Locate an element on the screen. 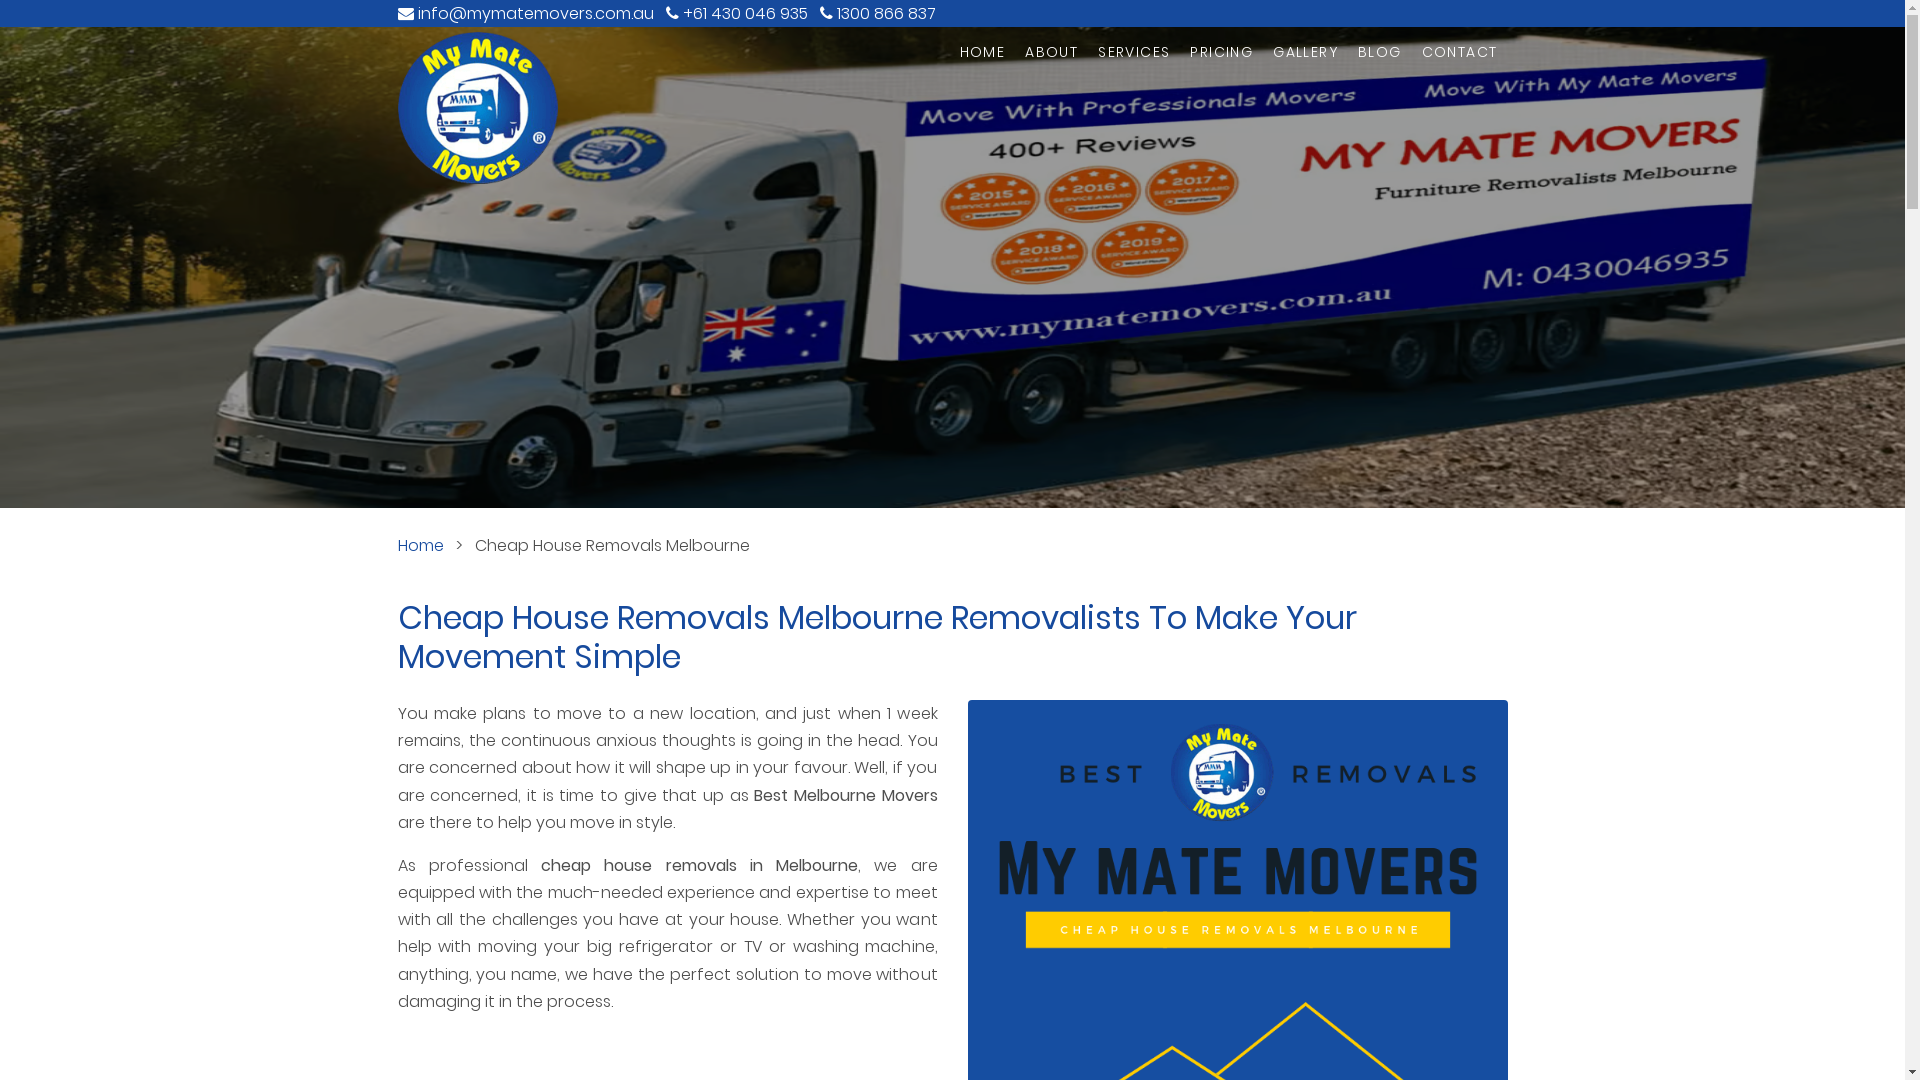  '+61 430 046 935' is located at coordinates (743, 13).